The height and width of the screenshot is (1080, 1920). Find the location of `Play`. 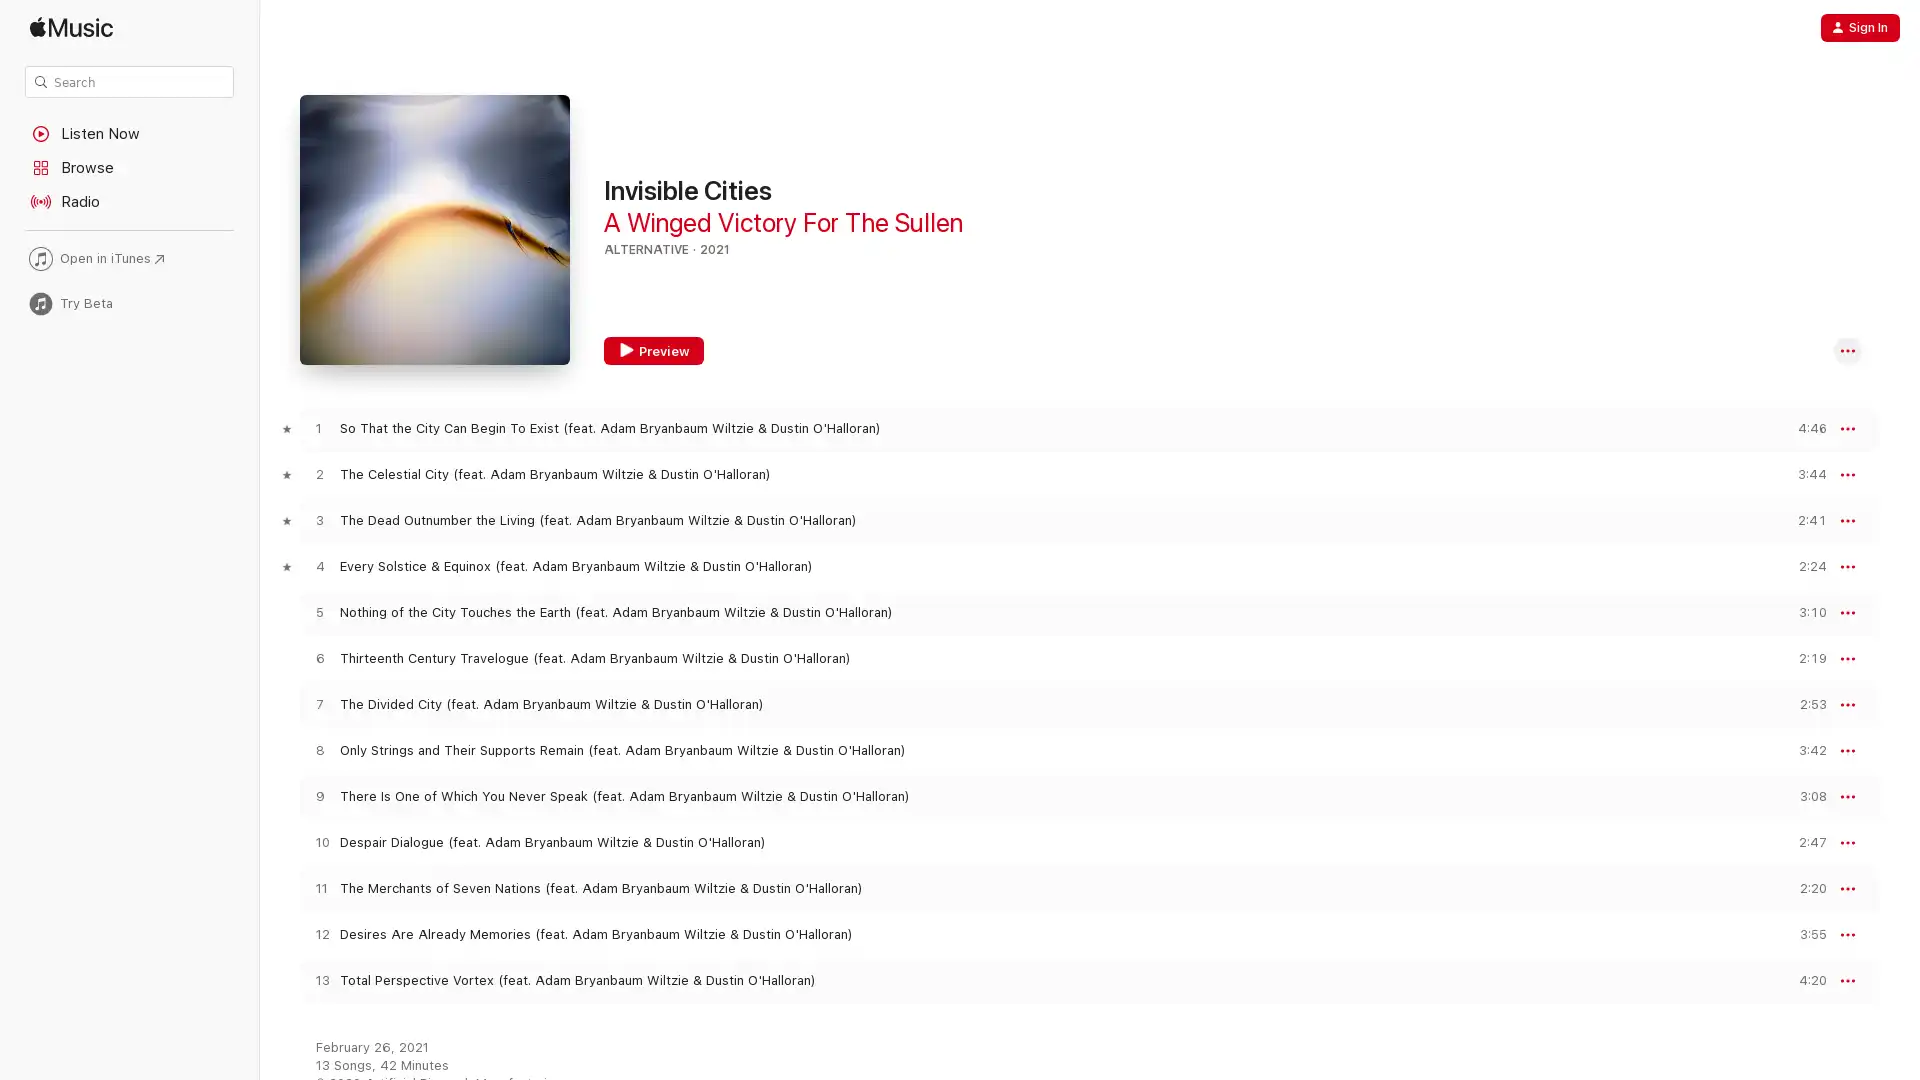

Play is located at coordinates (318, 703).